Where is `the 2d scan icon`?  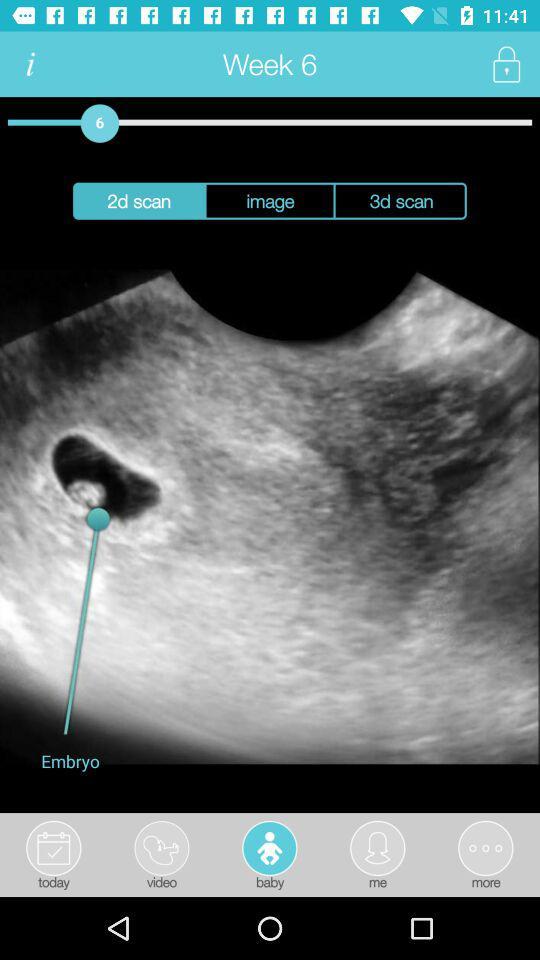
the 2d scan icon is located at coordinates (137, 201).